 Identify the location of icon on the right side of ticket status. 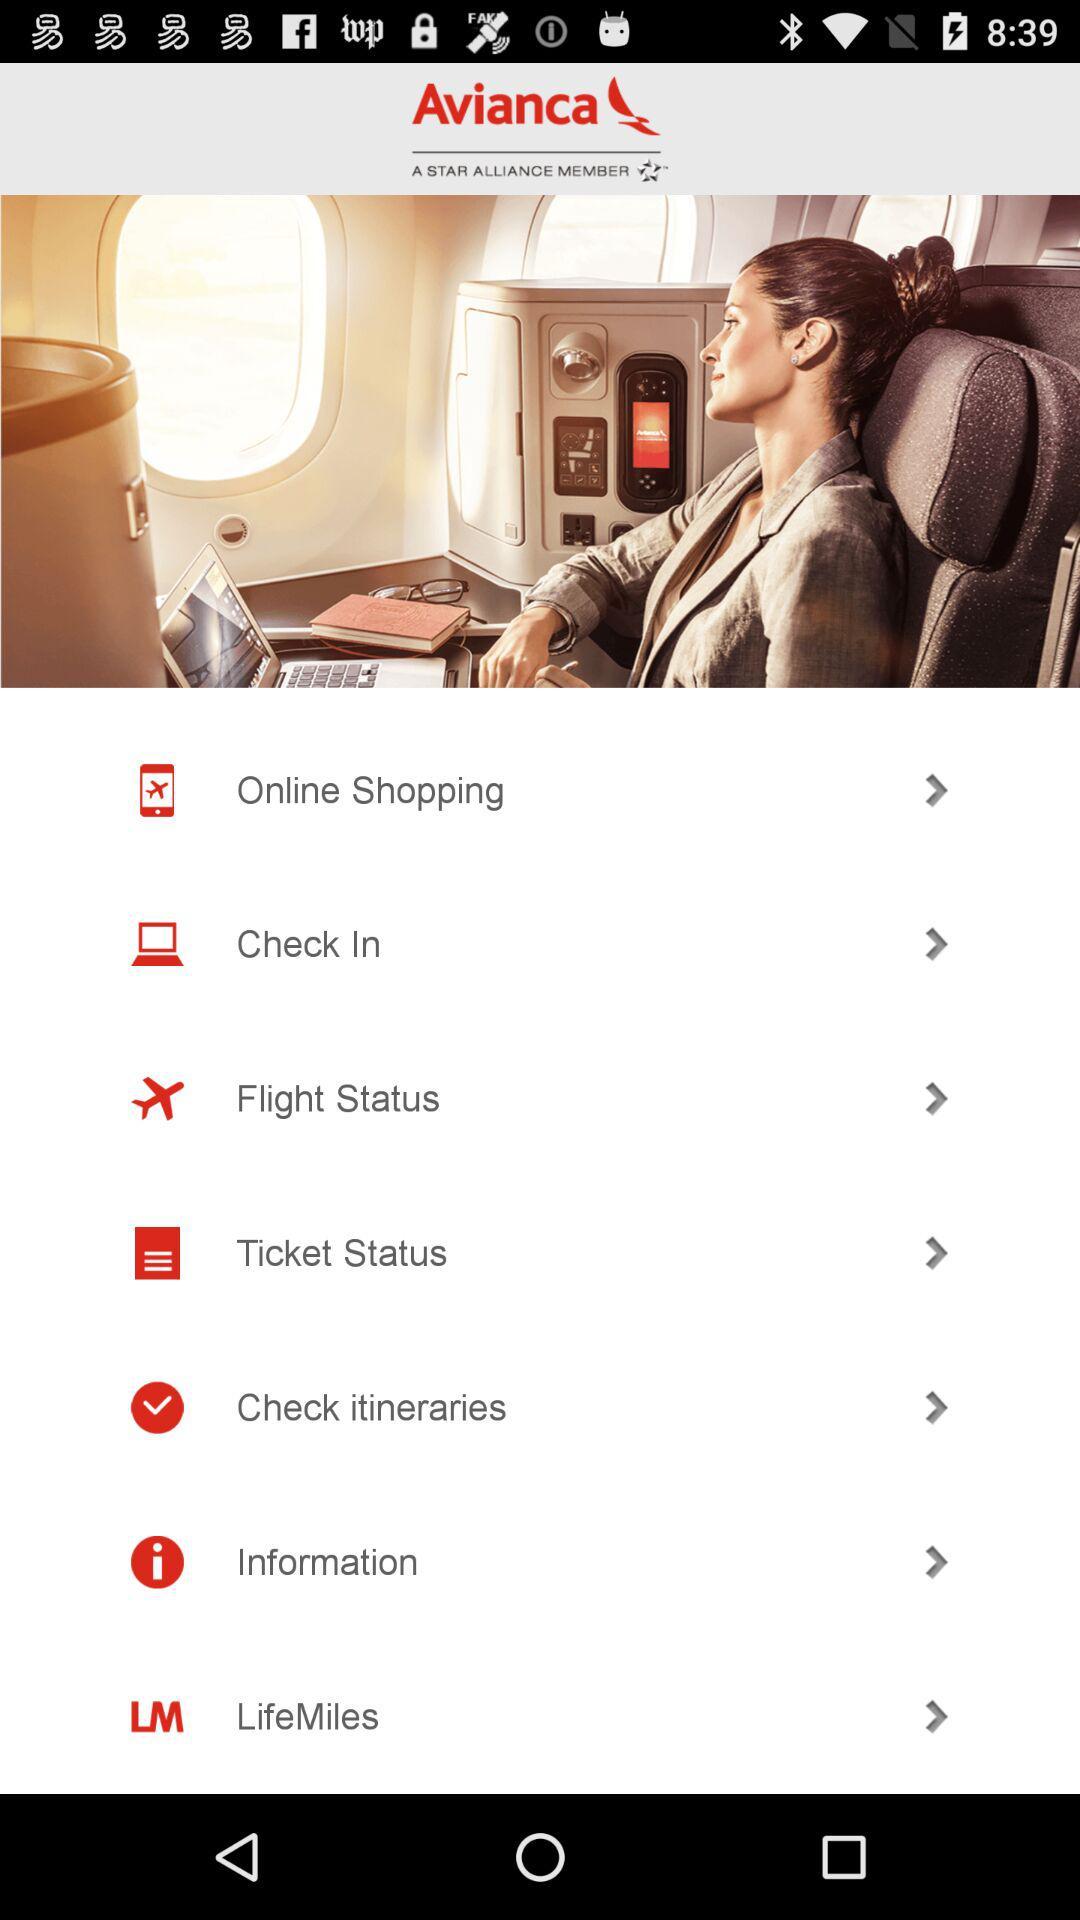
(937, 1252).